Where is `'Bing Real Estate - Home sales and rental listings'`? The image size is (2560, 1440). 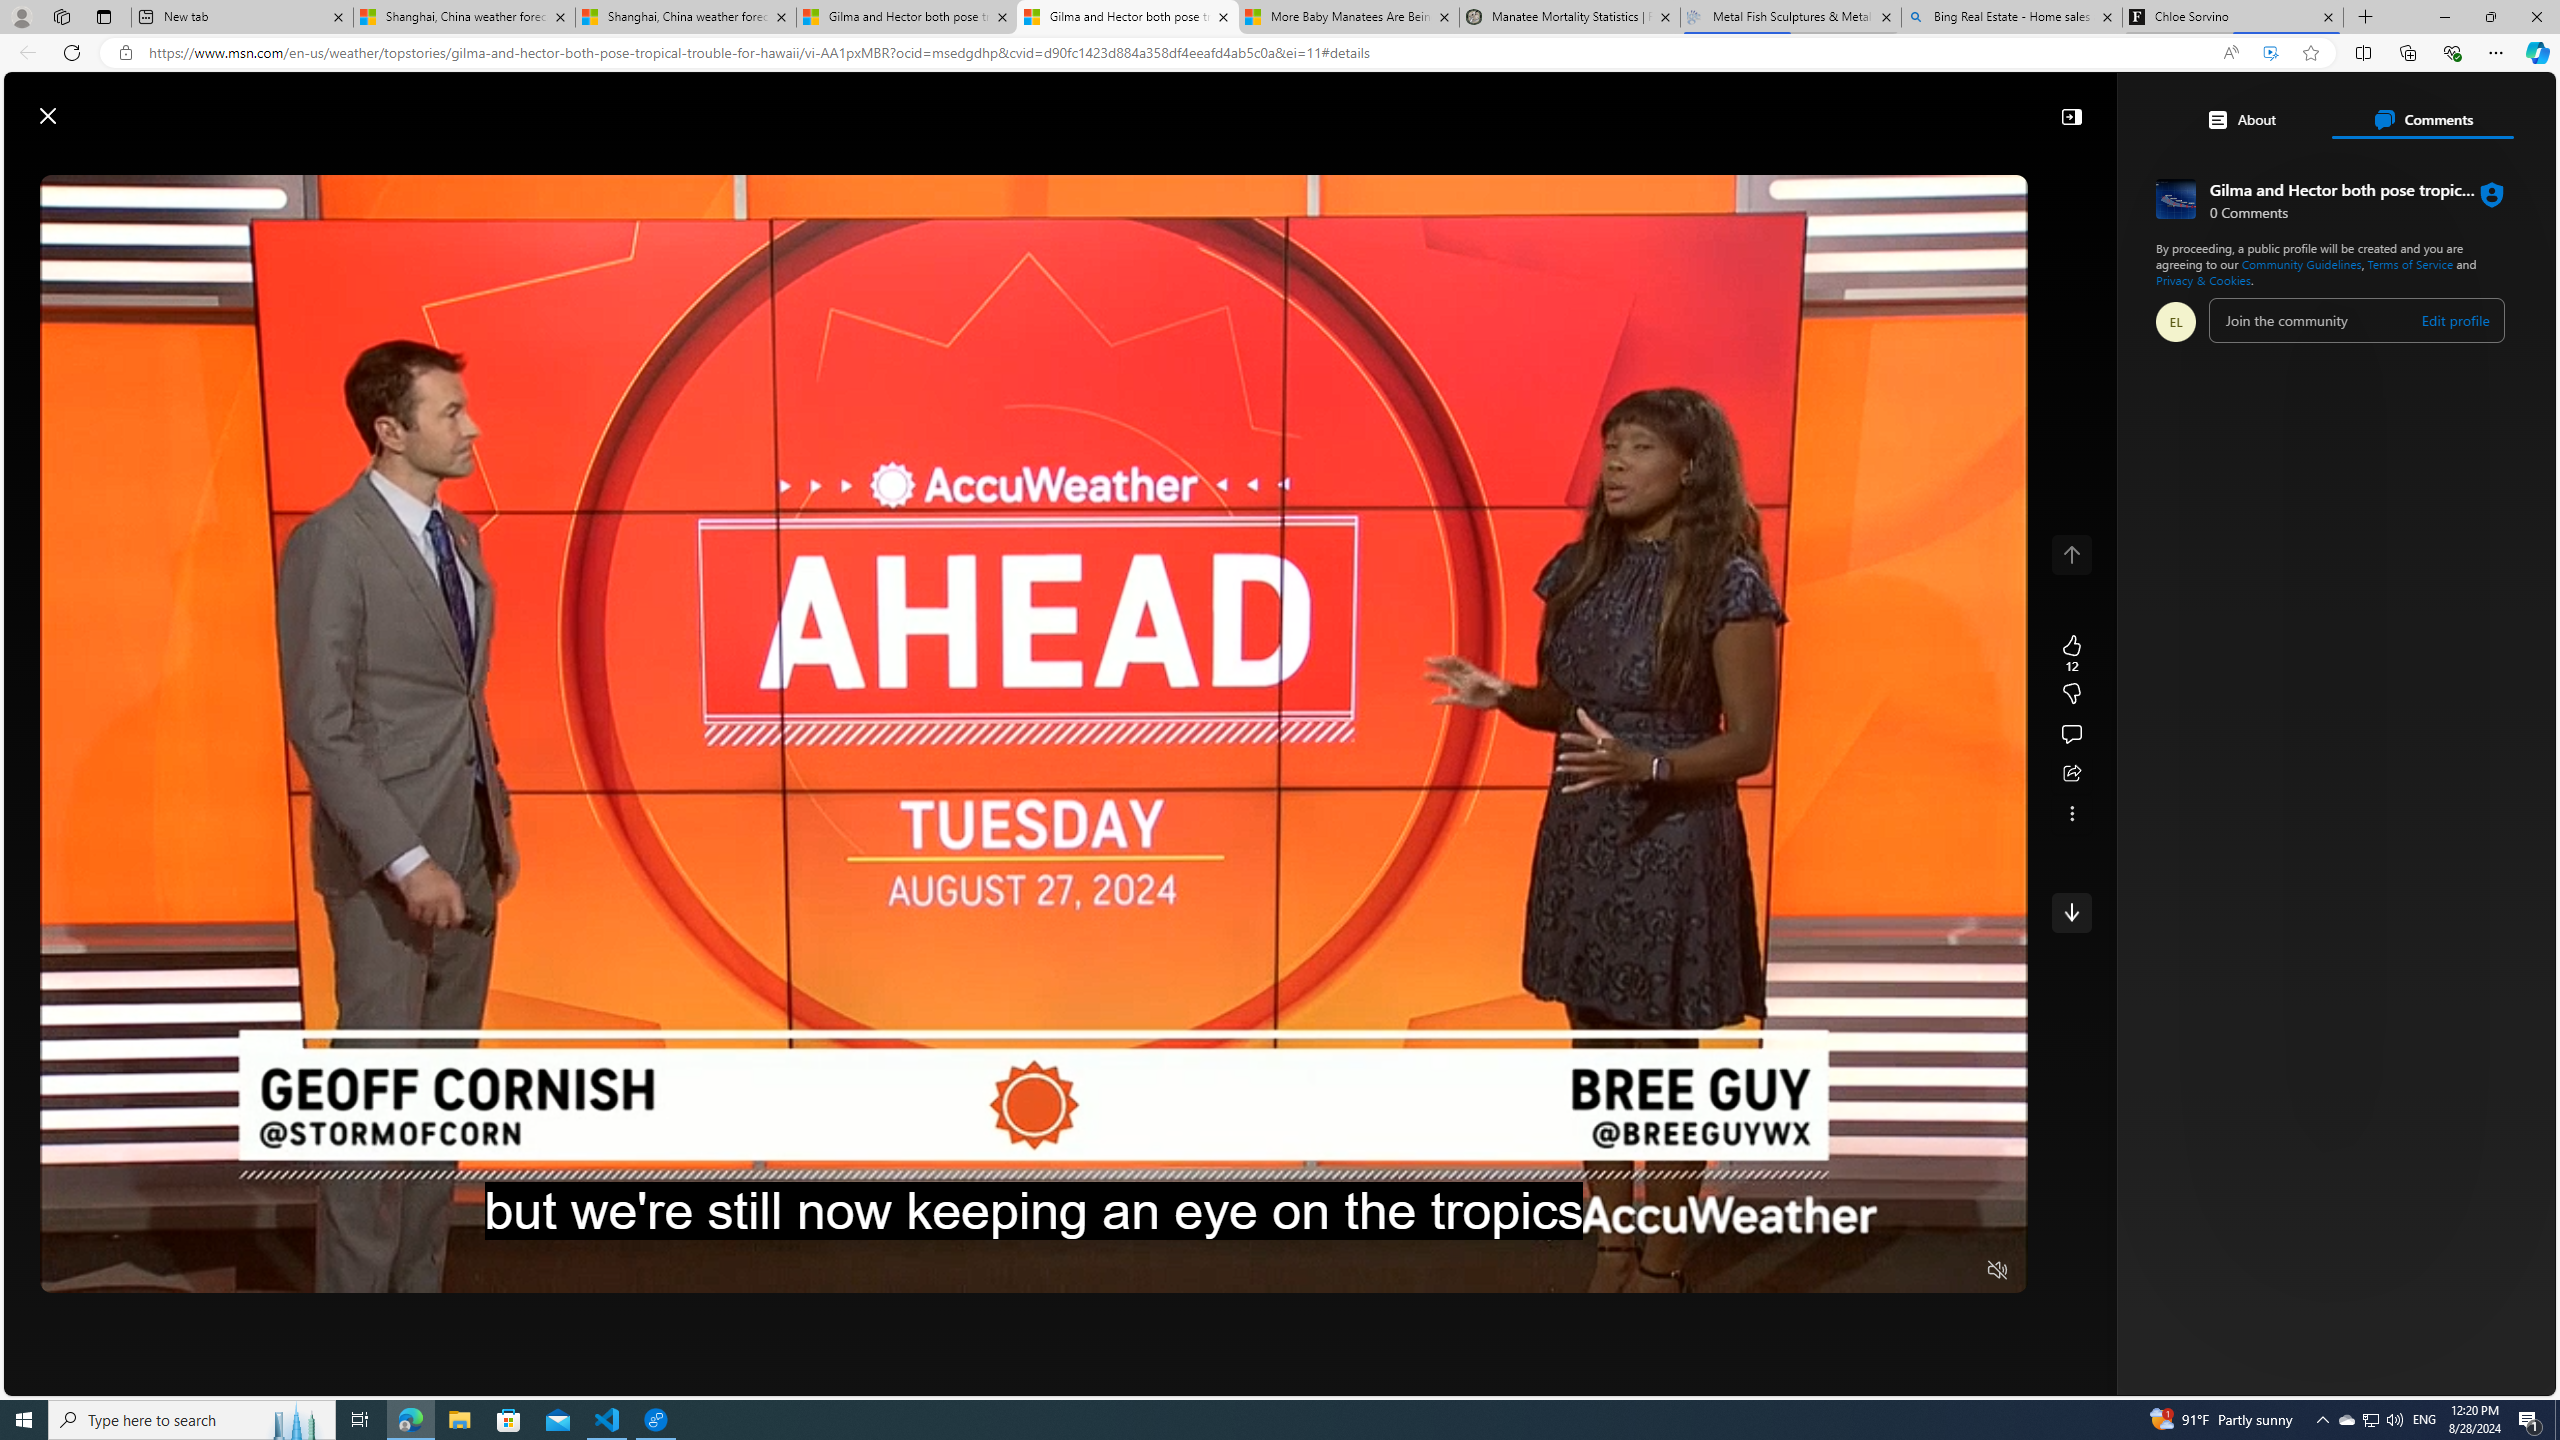
'Bing Real Estate - Home sales and rental listings' is located at coordinates (2009, 16).